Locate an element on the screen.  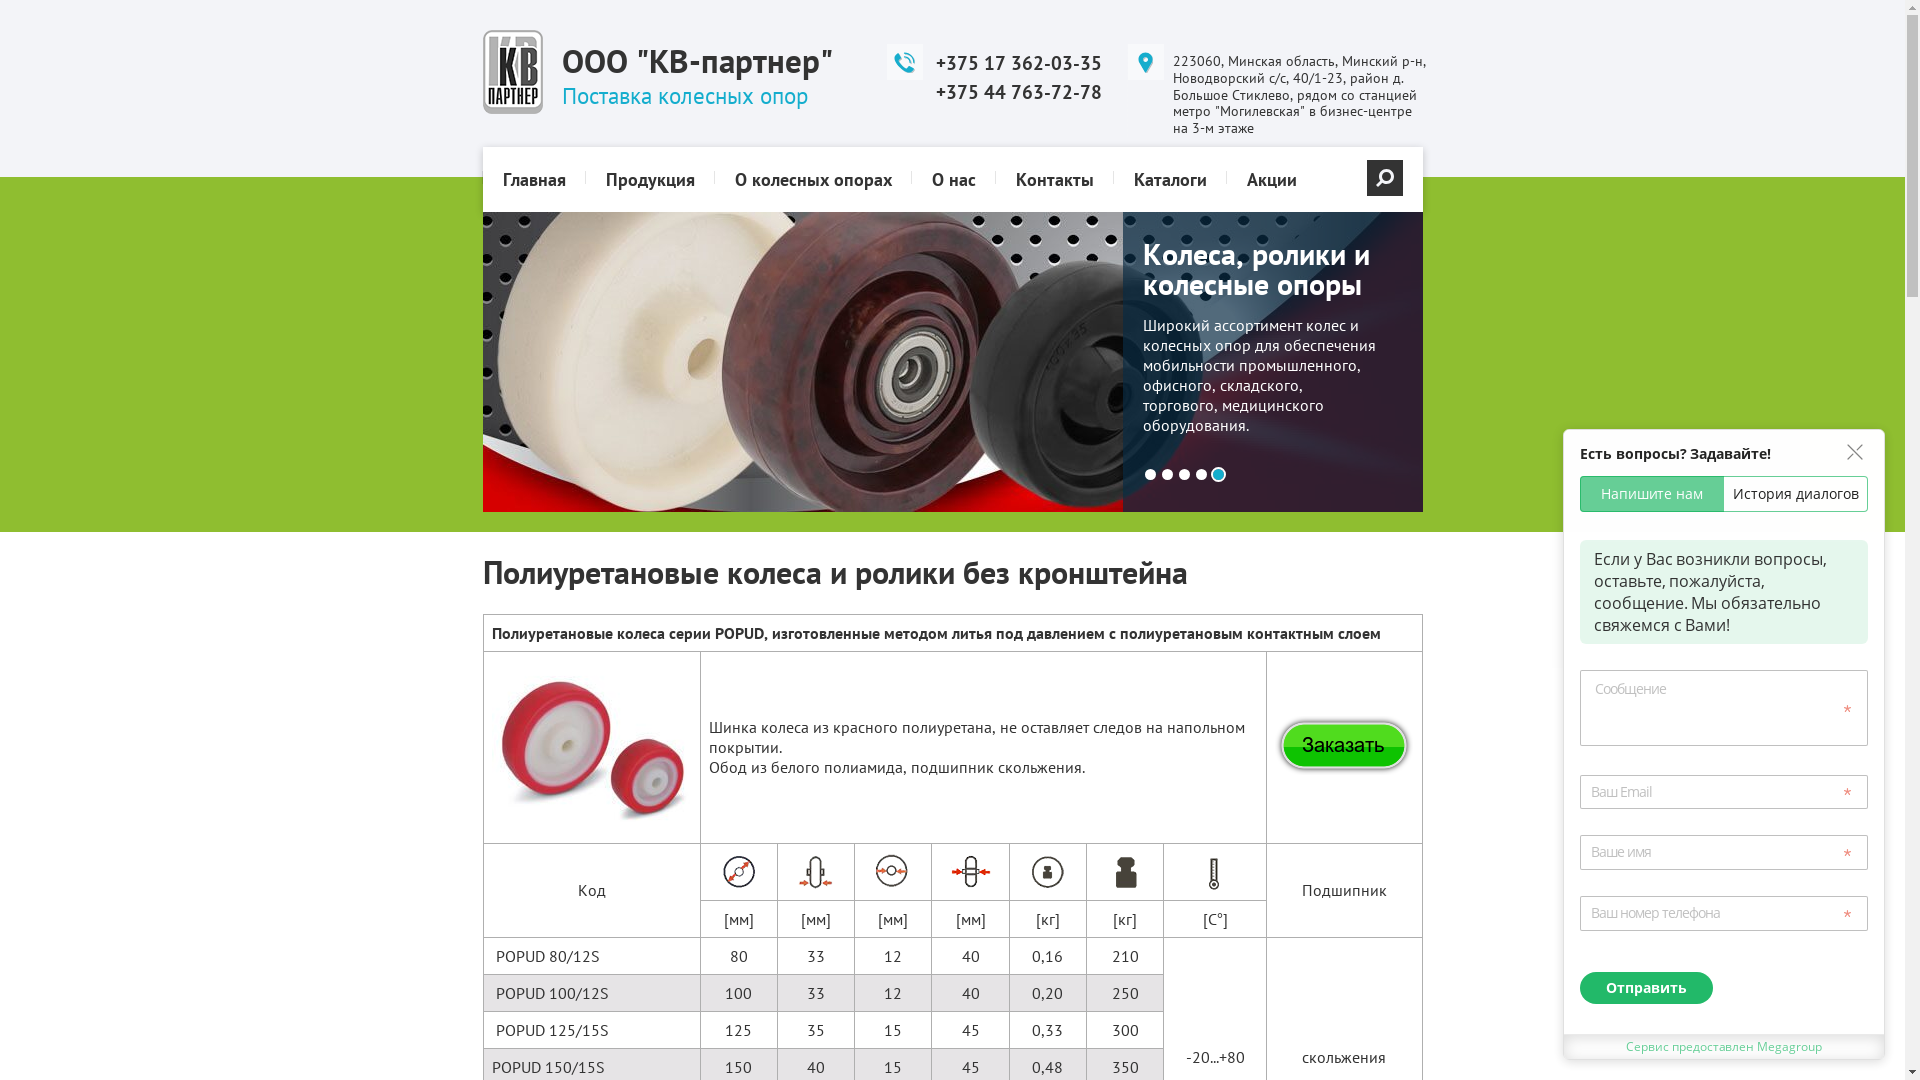
'Megagroup' is located at coordinates (1755, 1045).